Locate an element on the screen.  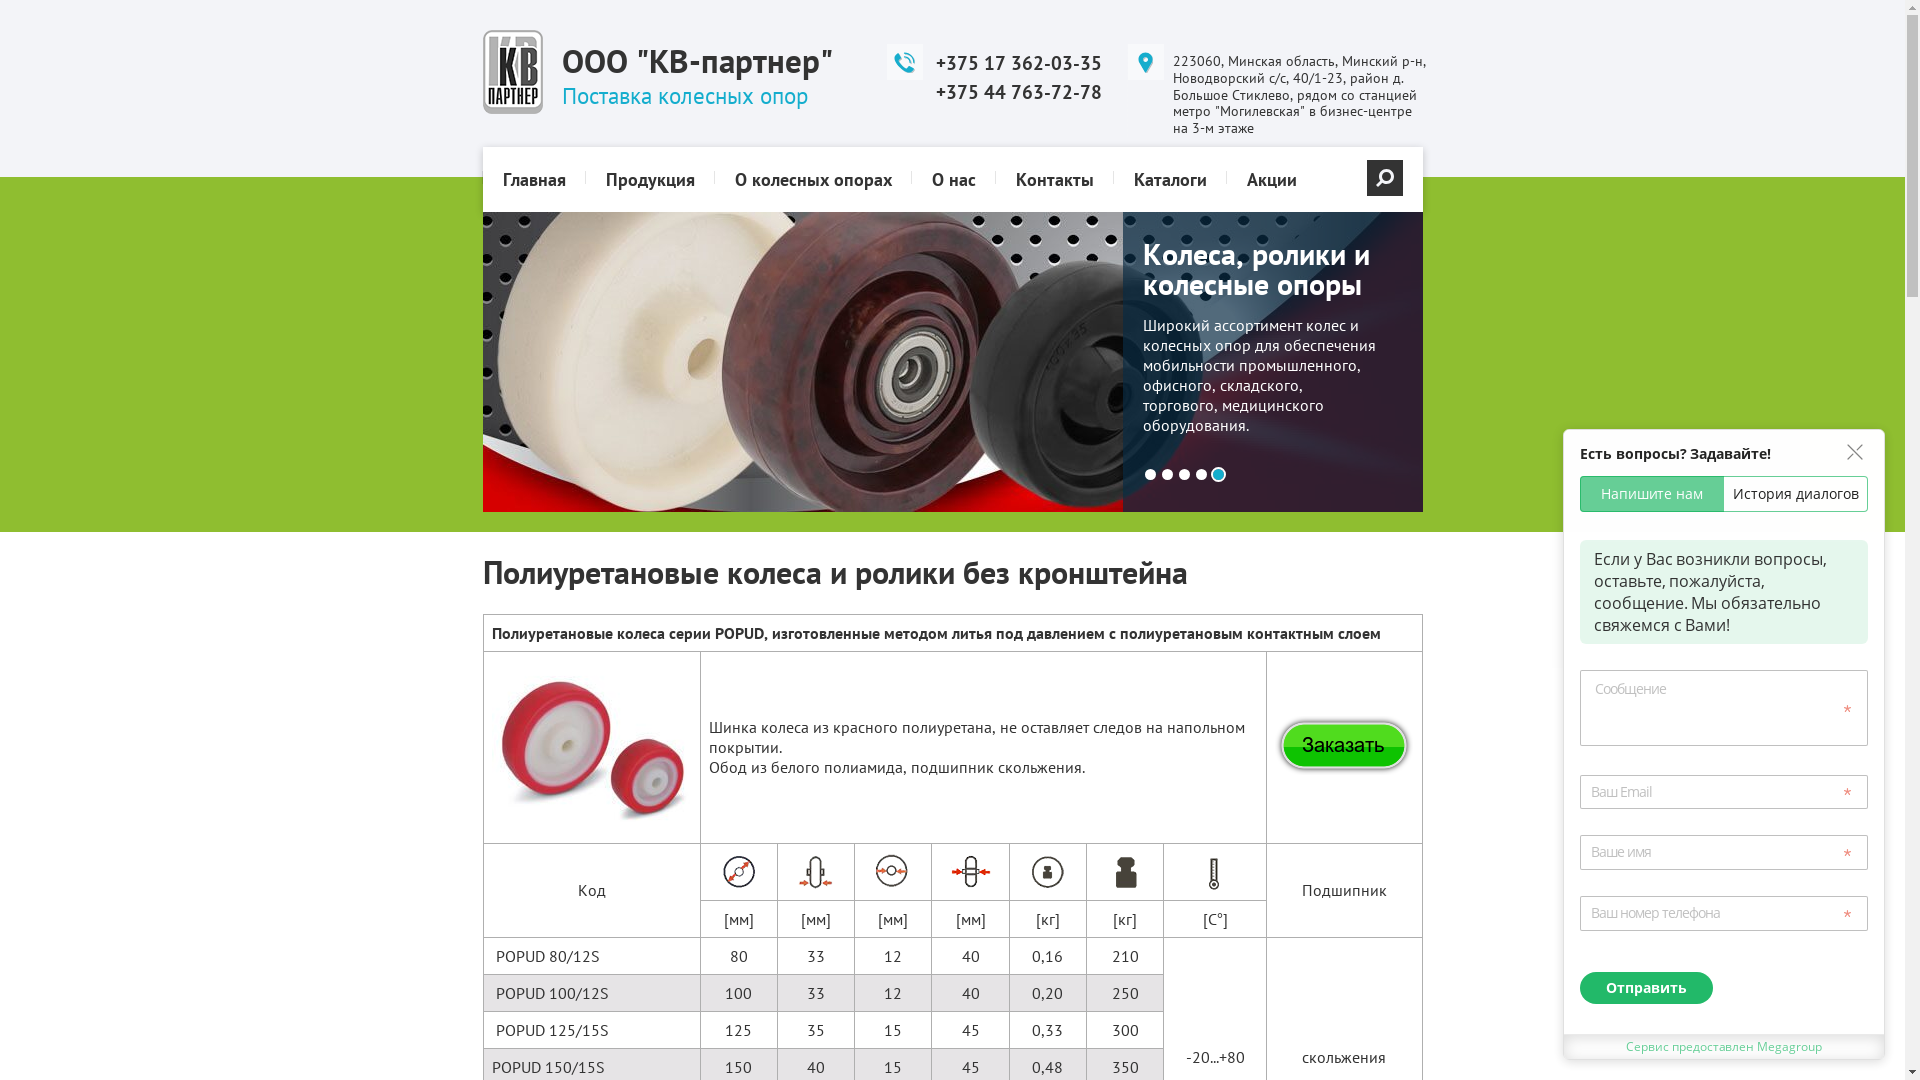
'Megagroup' is located at coordinates (1755, 1045).